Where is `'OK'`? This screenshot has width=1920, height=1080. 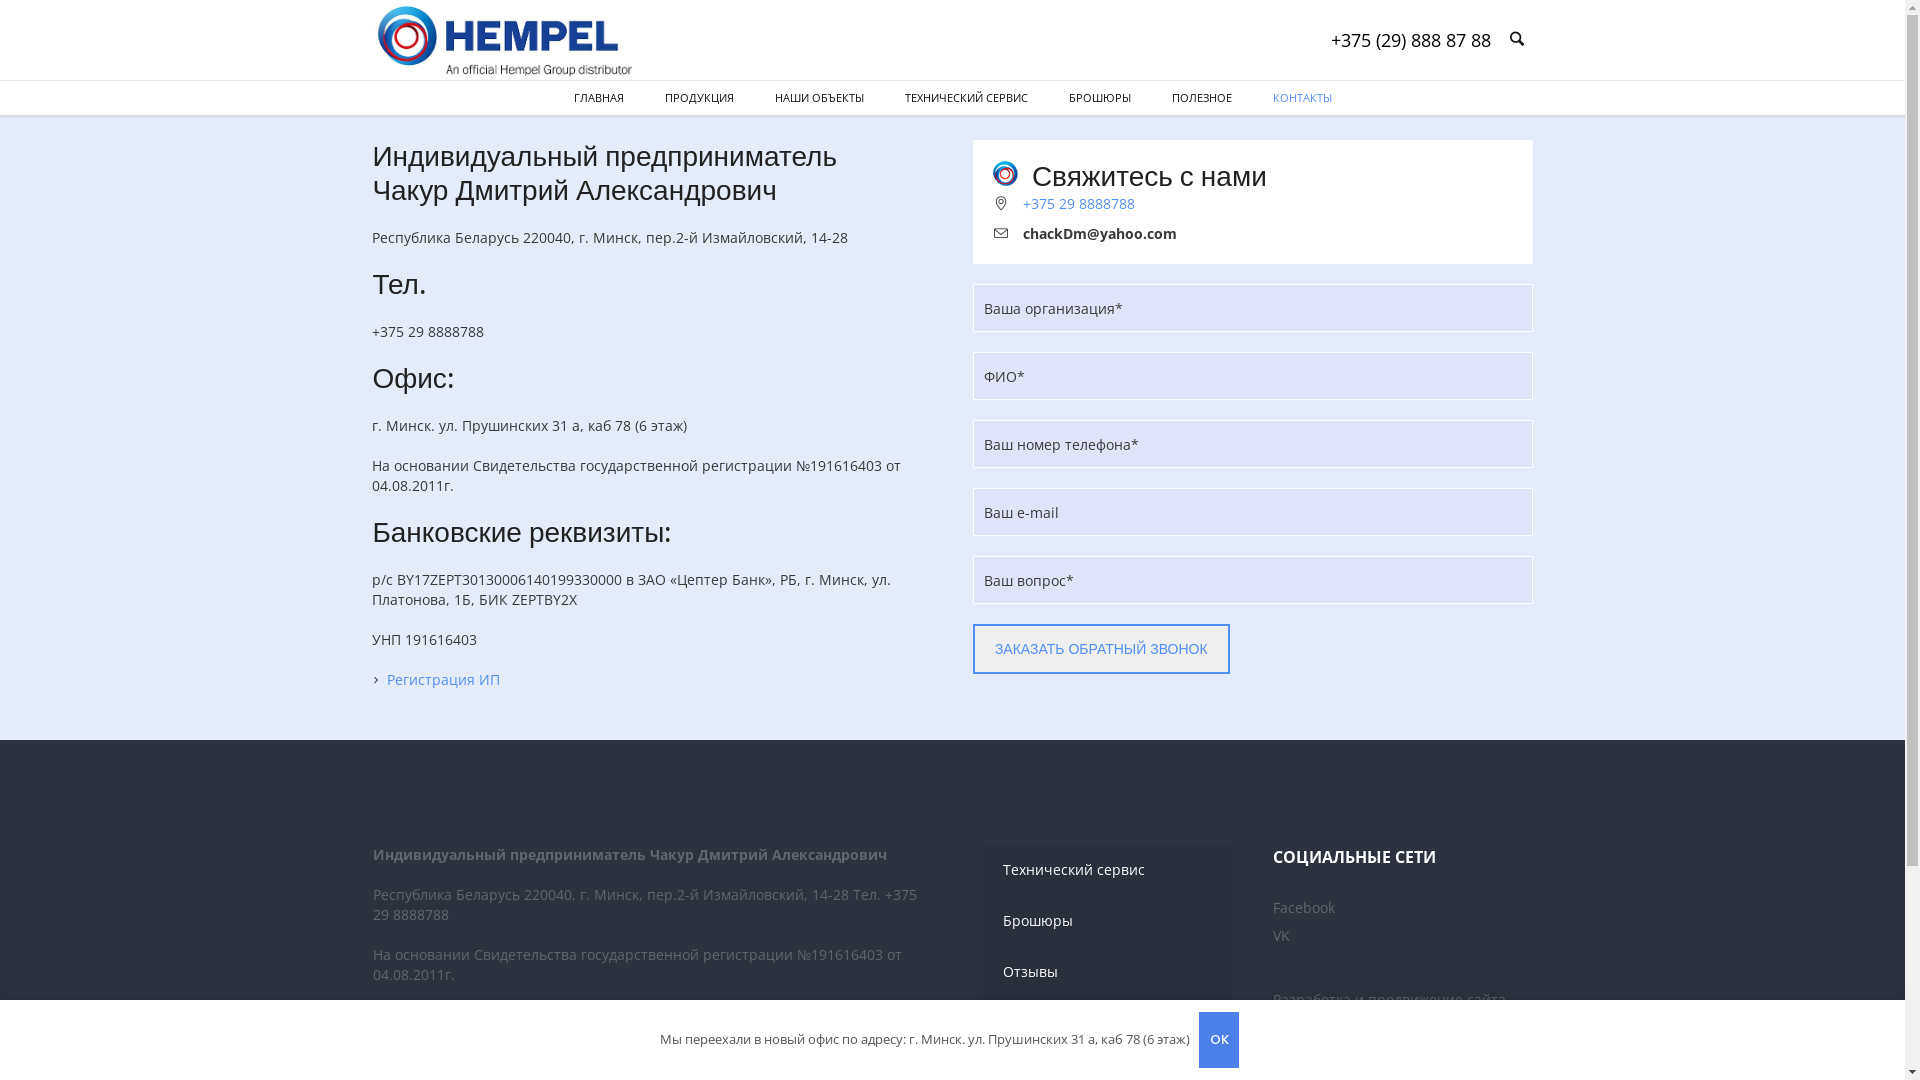 'OK' is located at coordinates (1199, 1039).